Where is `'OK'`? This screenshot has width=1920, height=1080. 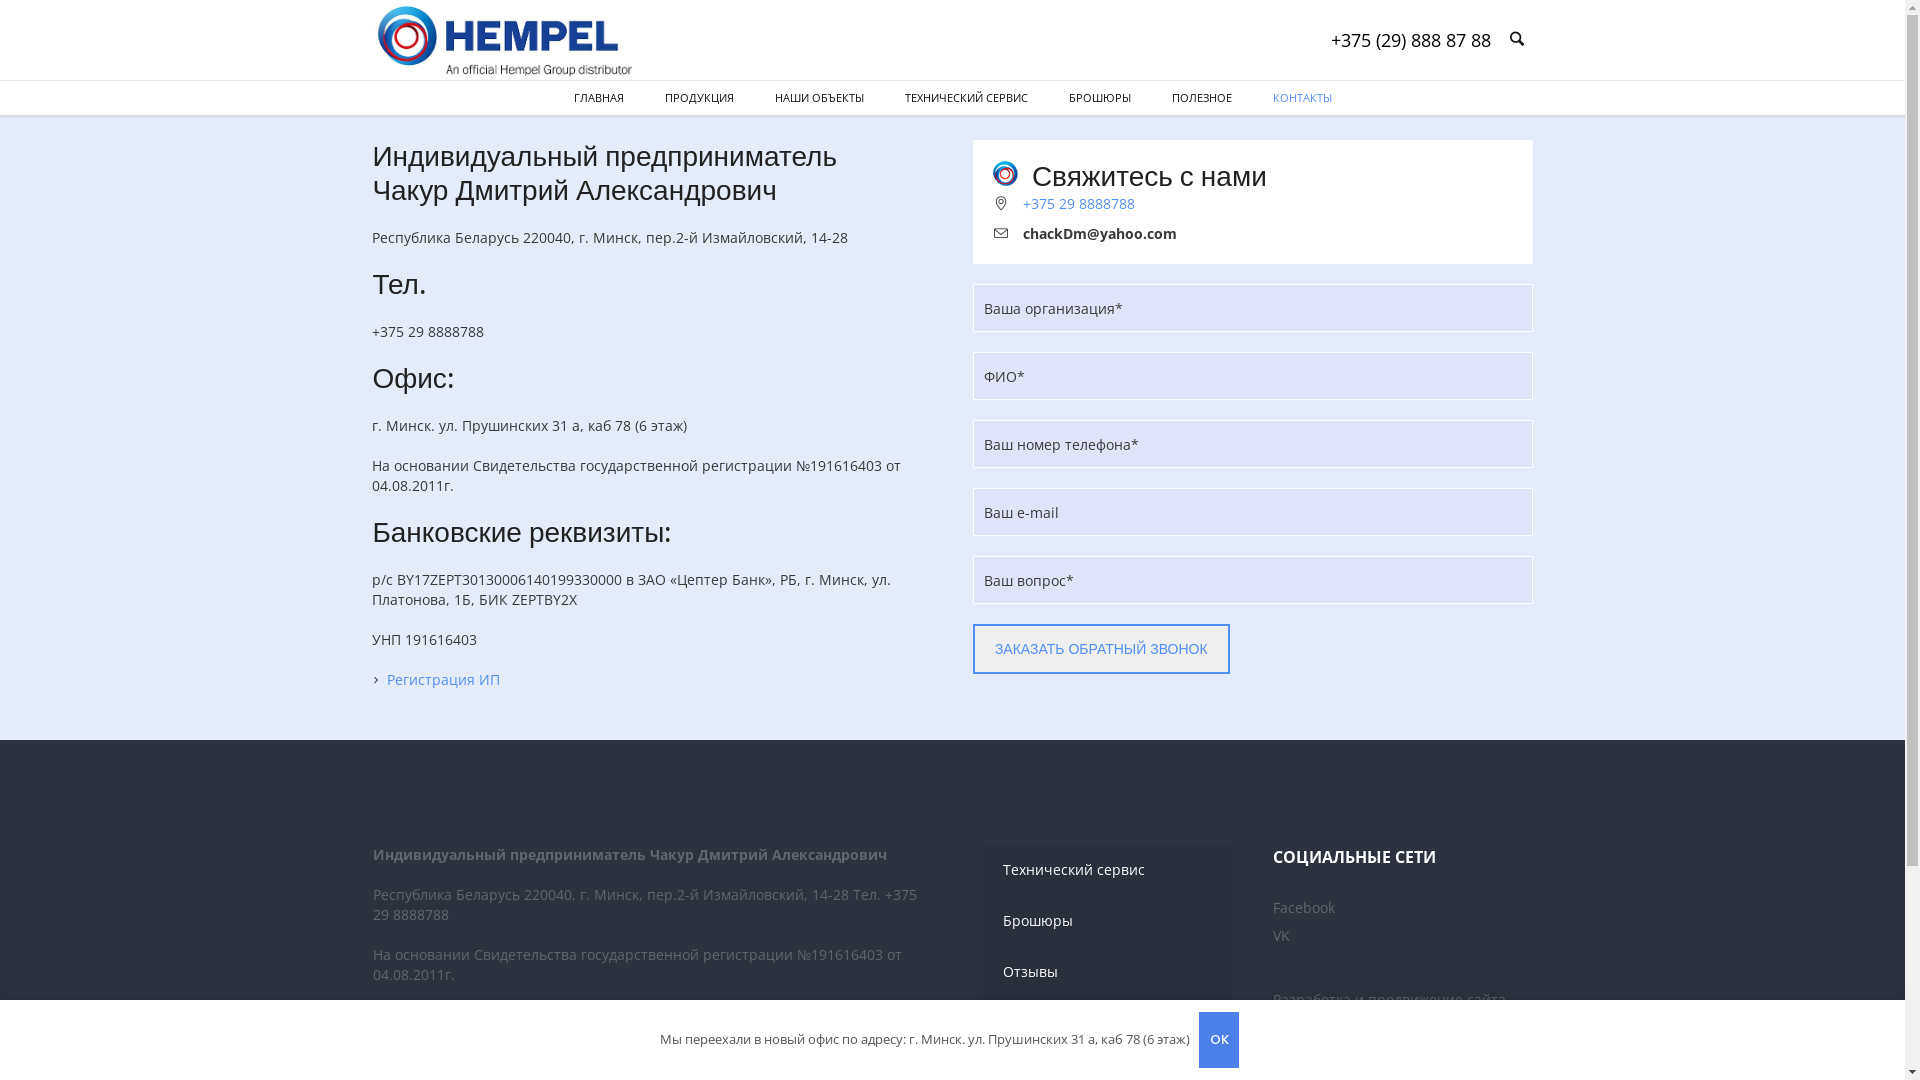 'OK' is located at coordinates (1199, 1039).